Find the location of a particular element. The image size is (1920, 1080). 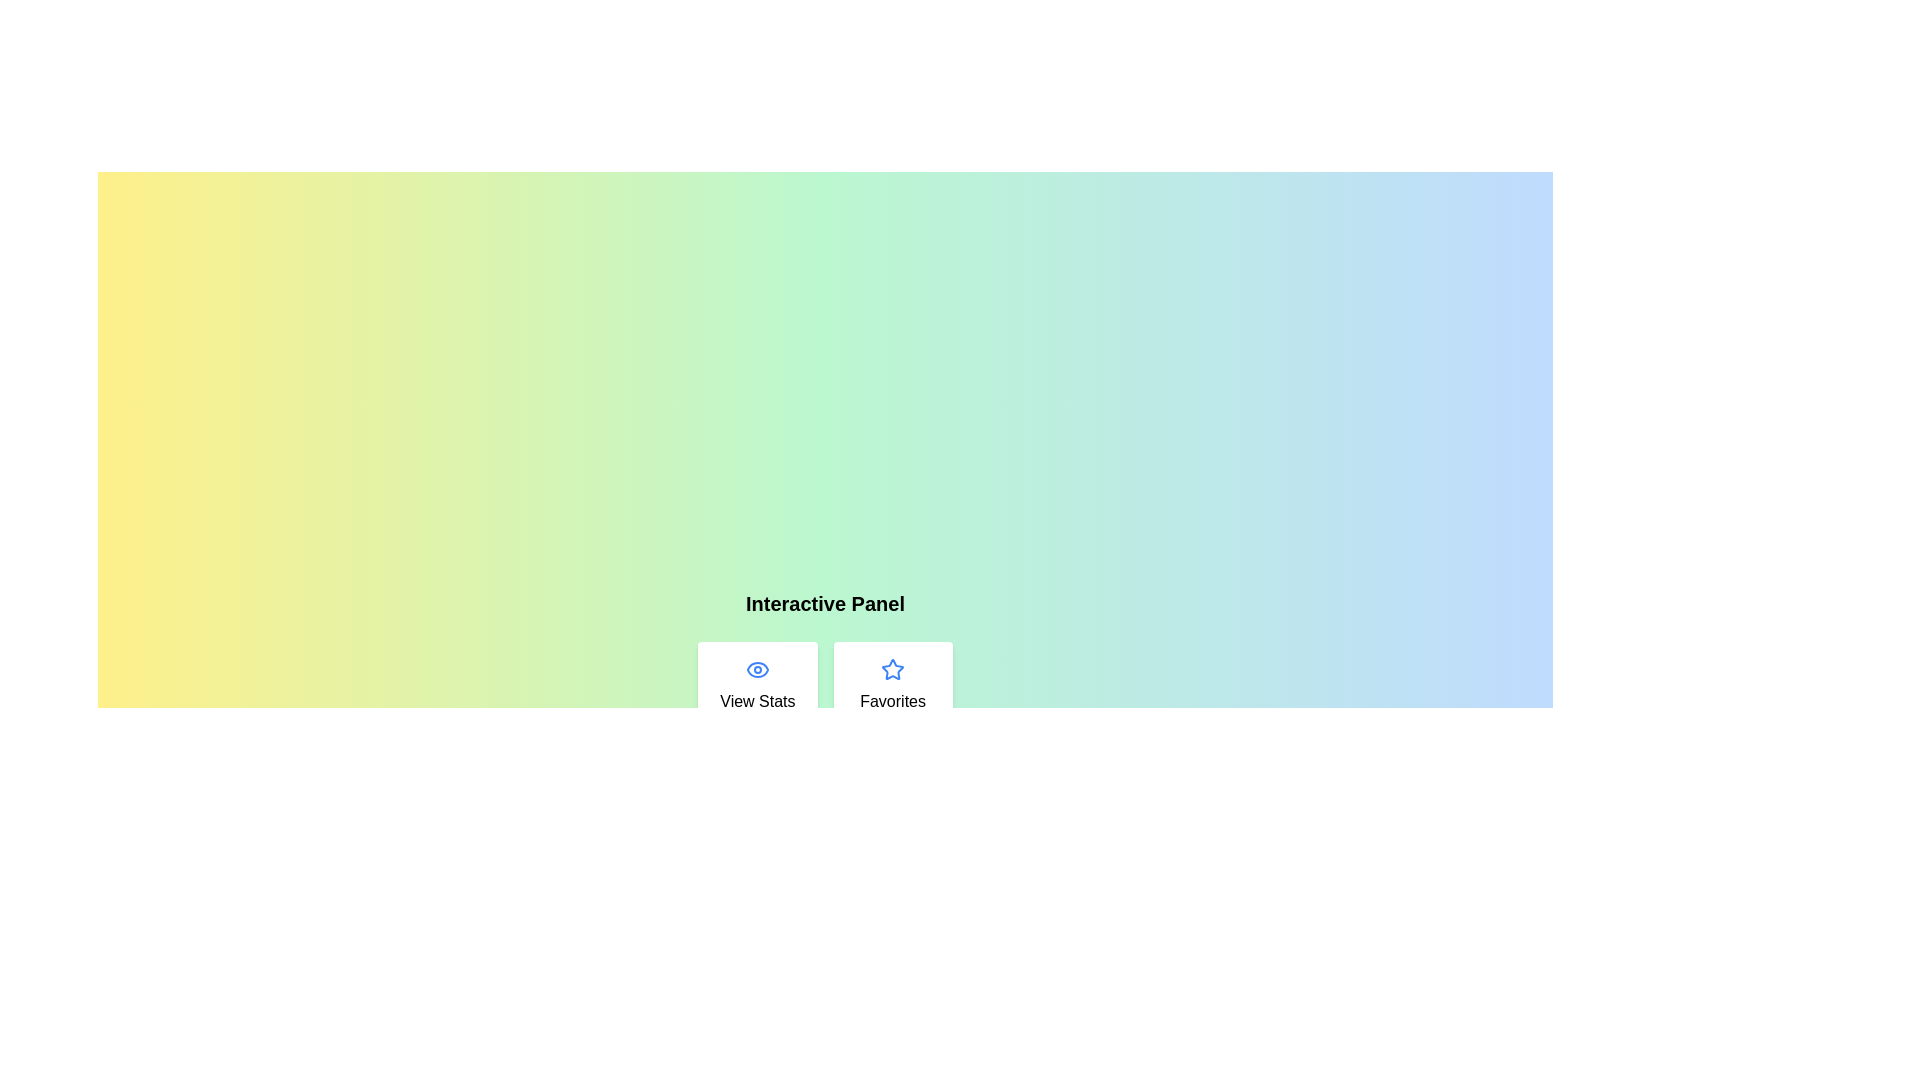

the Text Label that indicates favorites functionality is located at coordinates (891, 701).